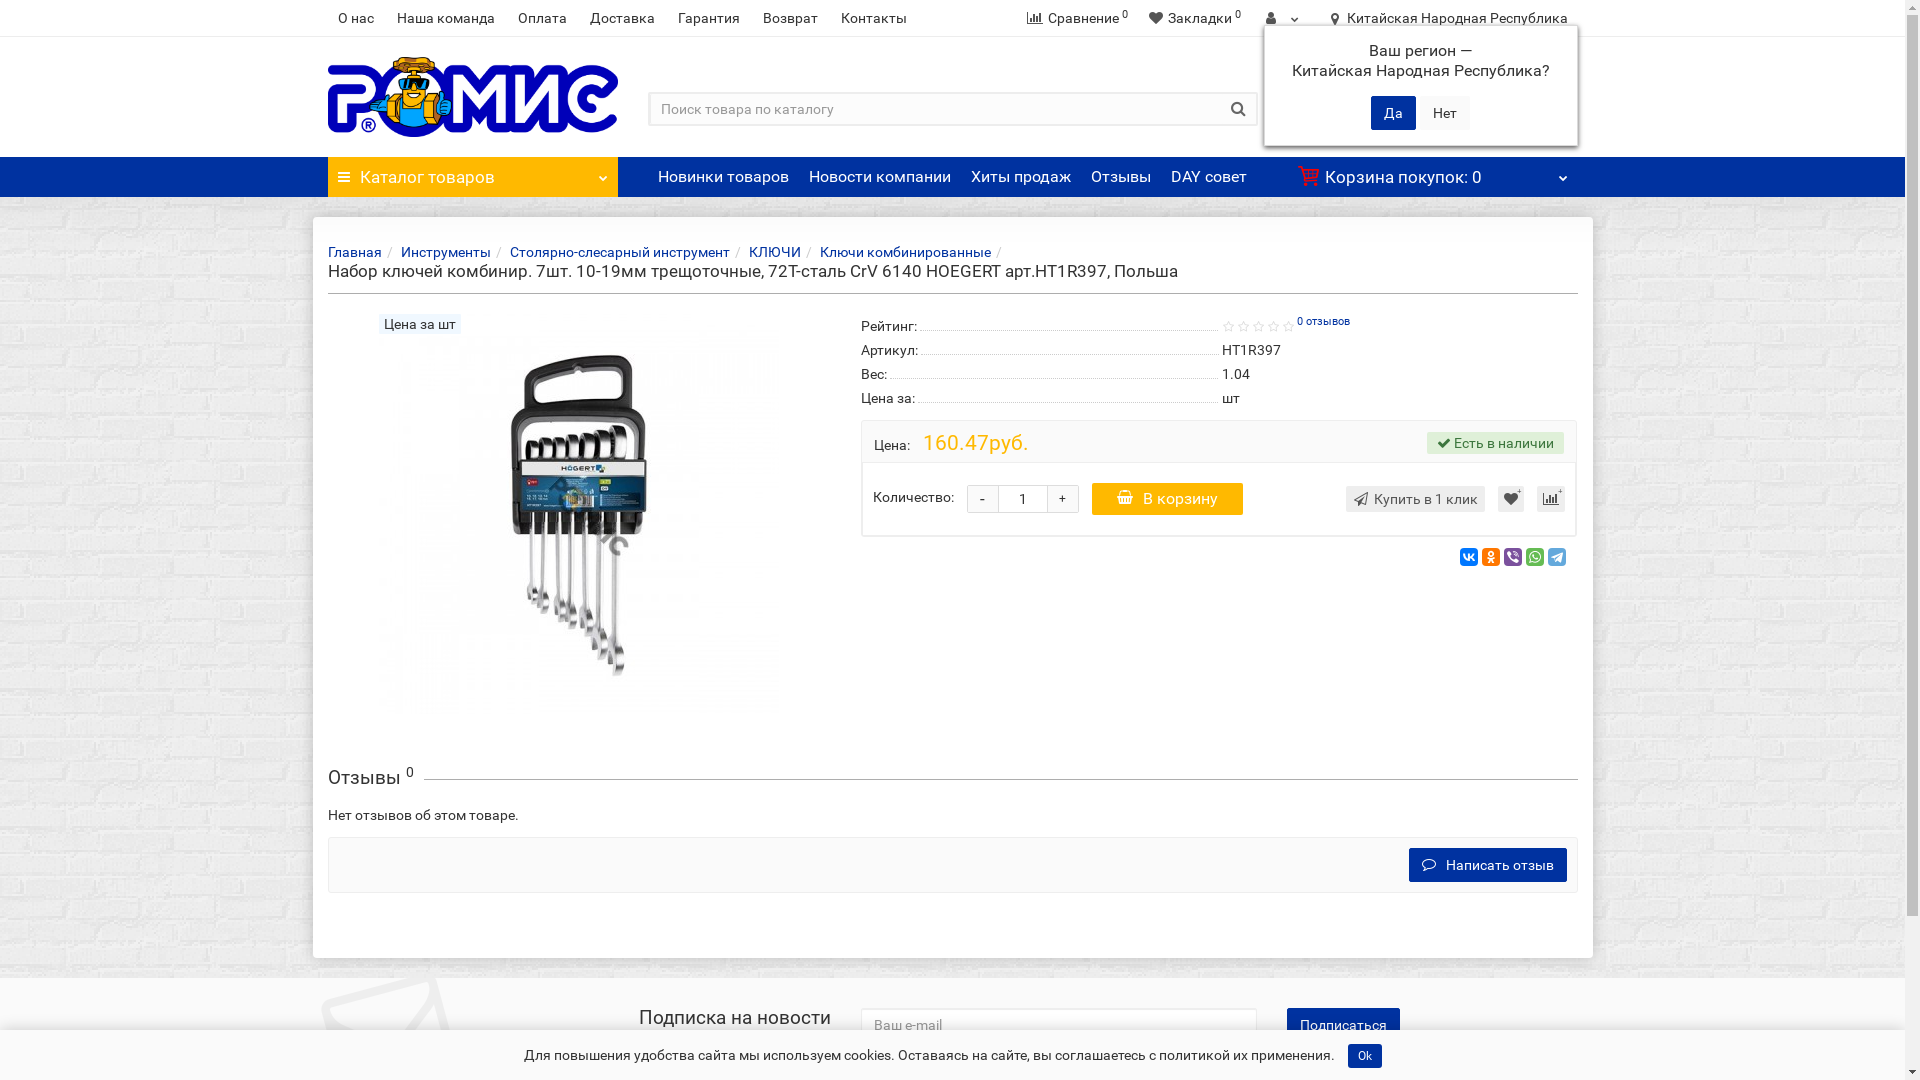  I want to click on 'Telegram', so click(1555, 556).